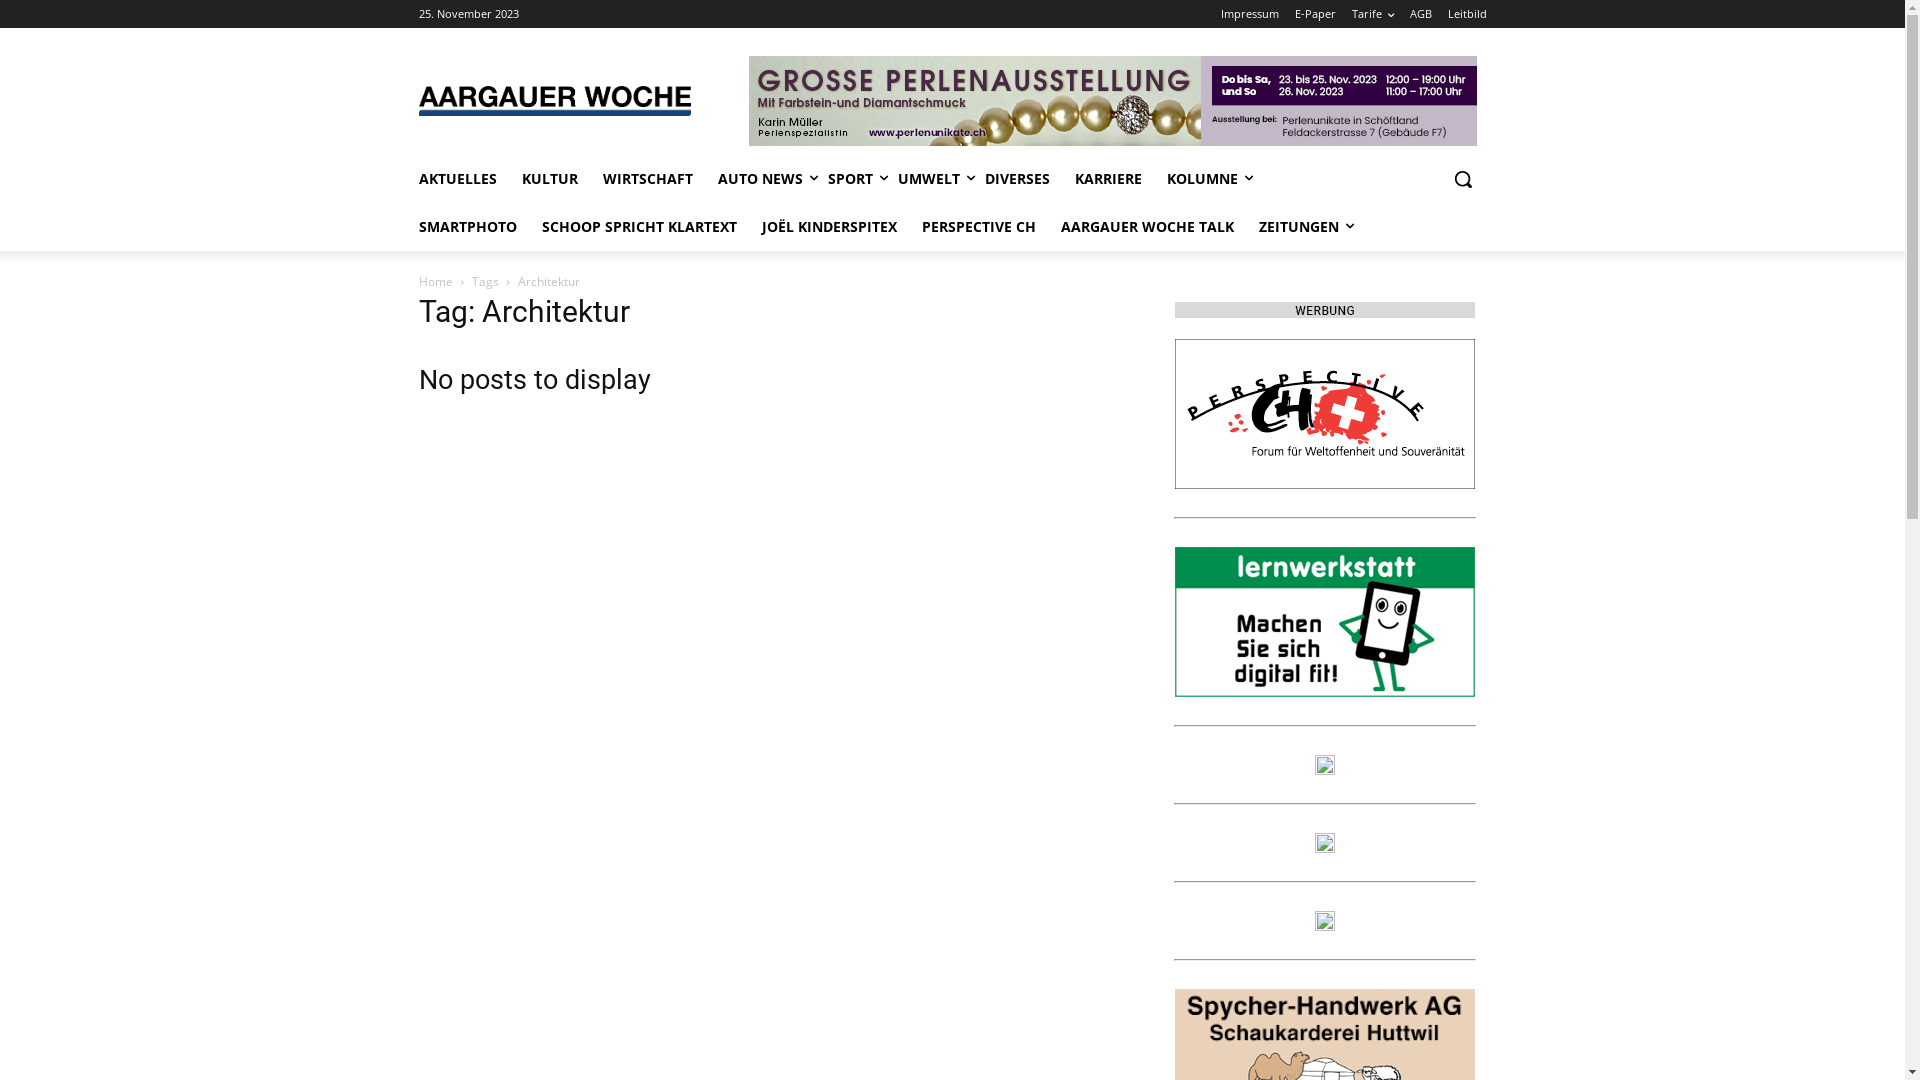 Image resolution: width=1920 pixels, height=1080 pixels. What do you see at coordinates (1256, 226) in the screenshot?
I see `'ZEITUNGEN'` at bounding box center [1256, 226].